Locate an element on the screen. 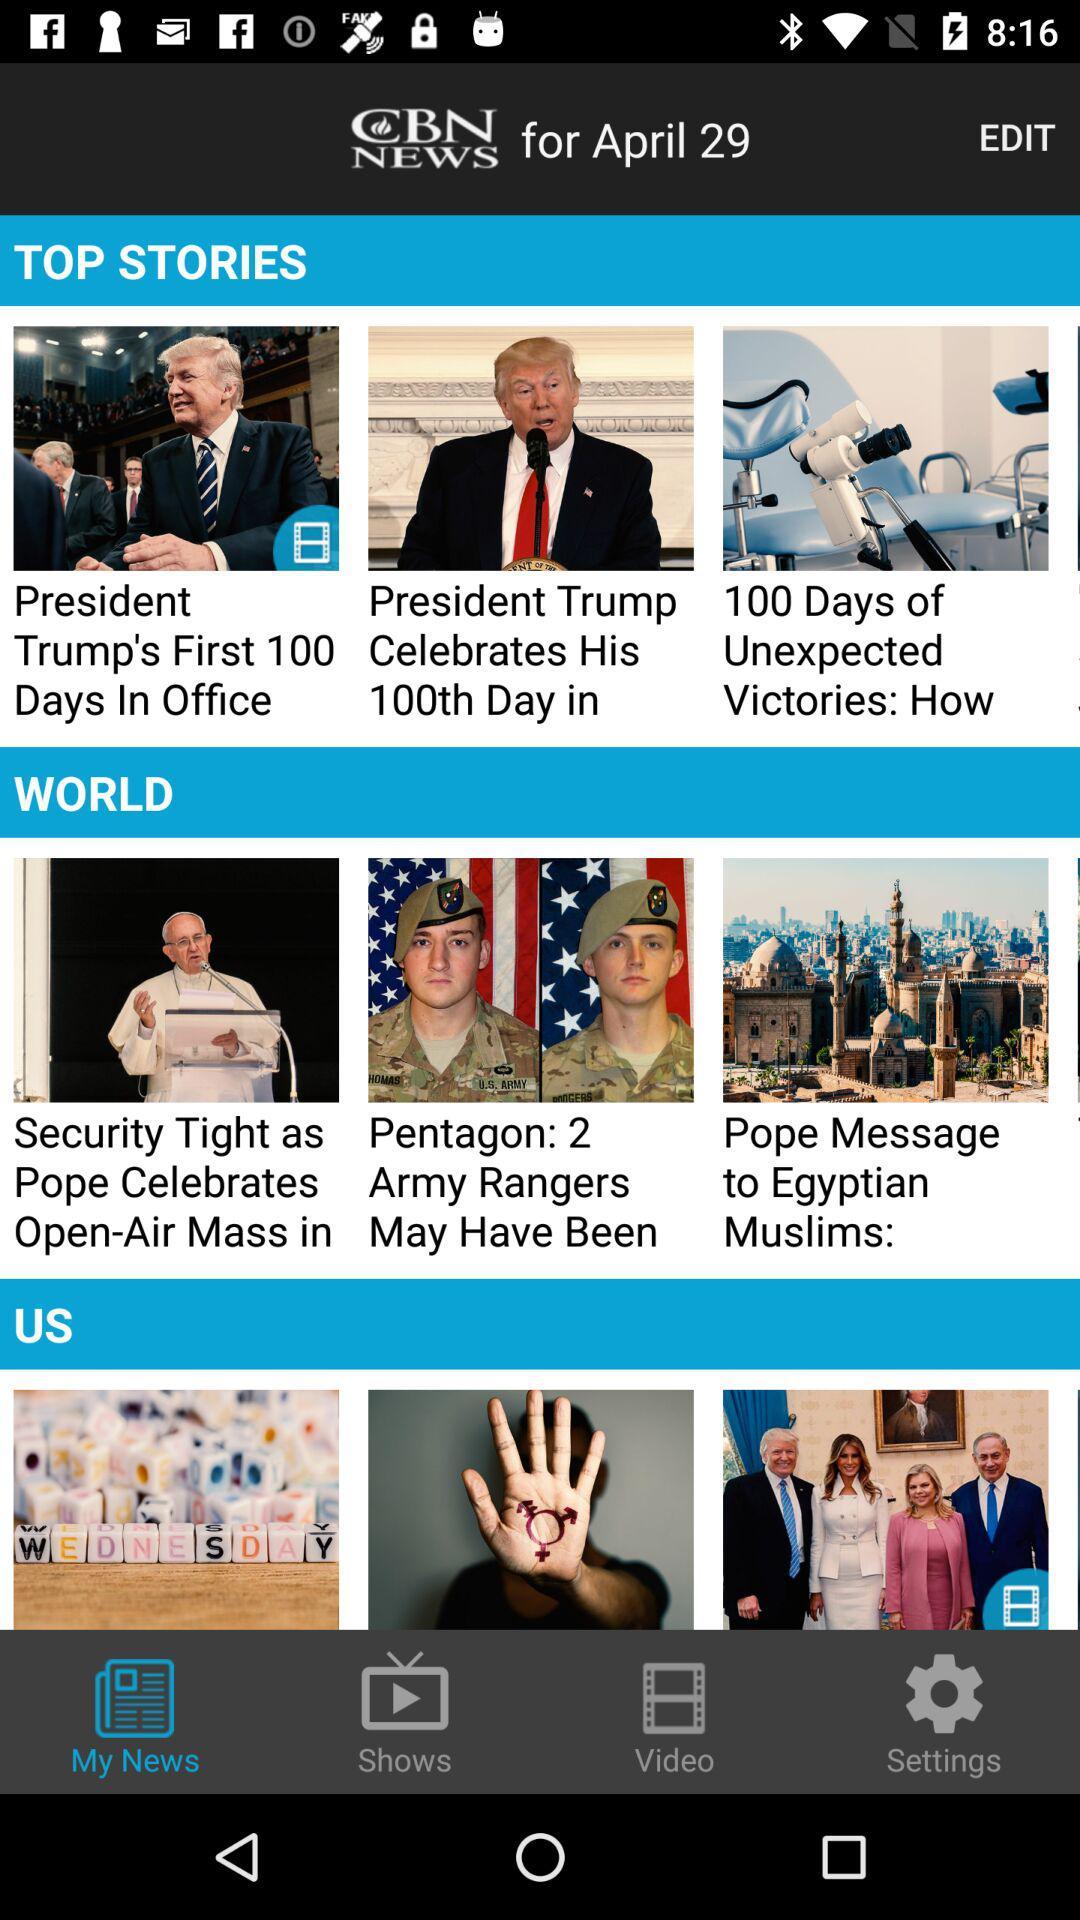  icon next to shows is located at coordinates (135, 1718).